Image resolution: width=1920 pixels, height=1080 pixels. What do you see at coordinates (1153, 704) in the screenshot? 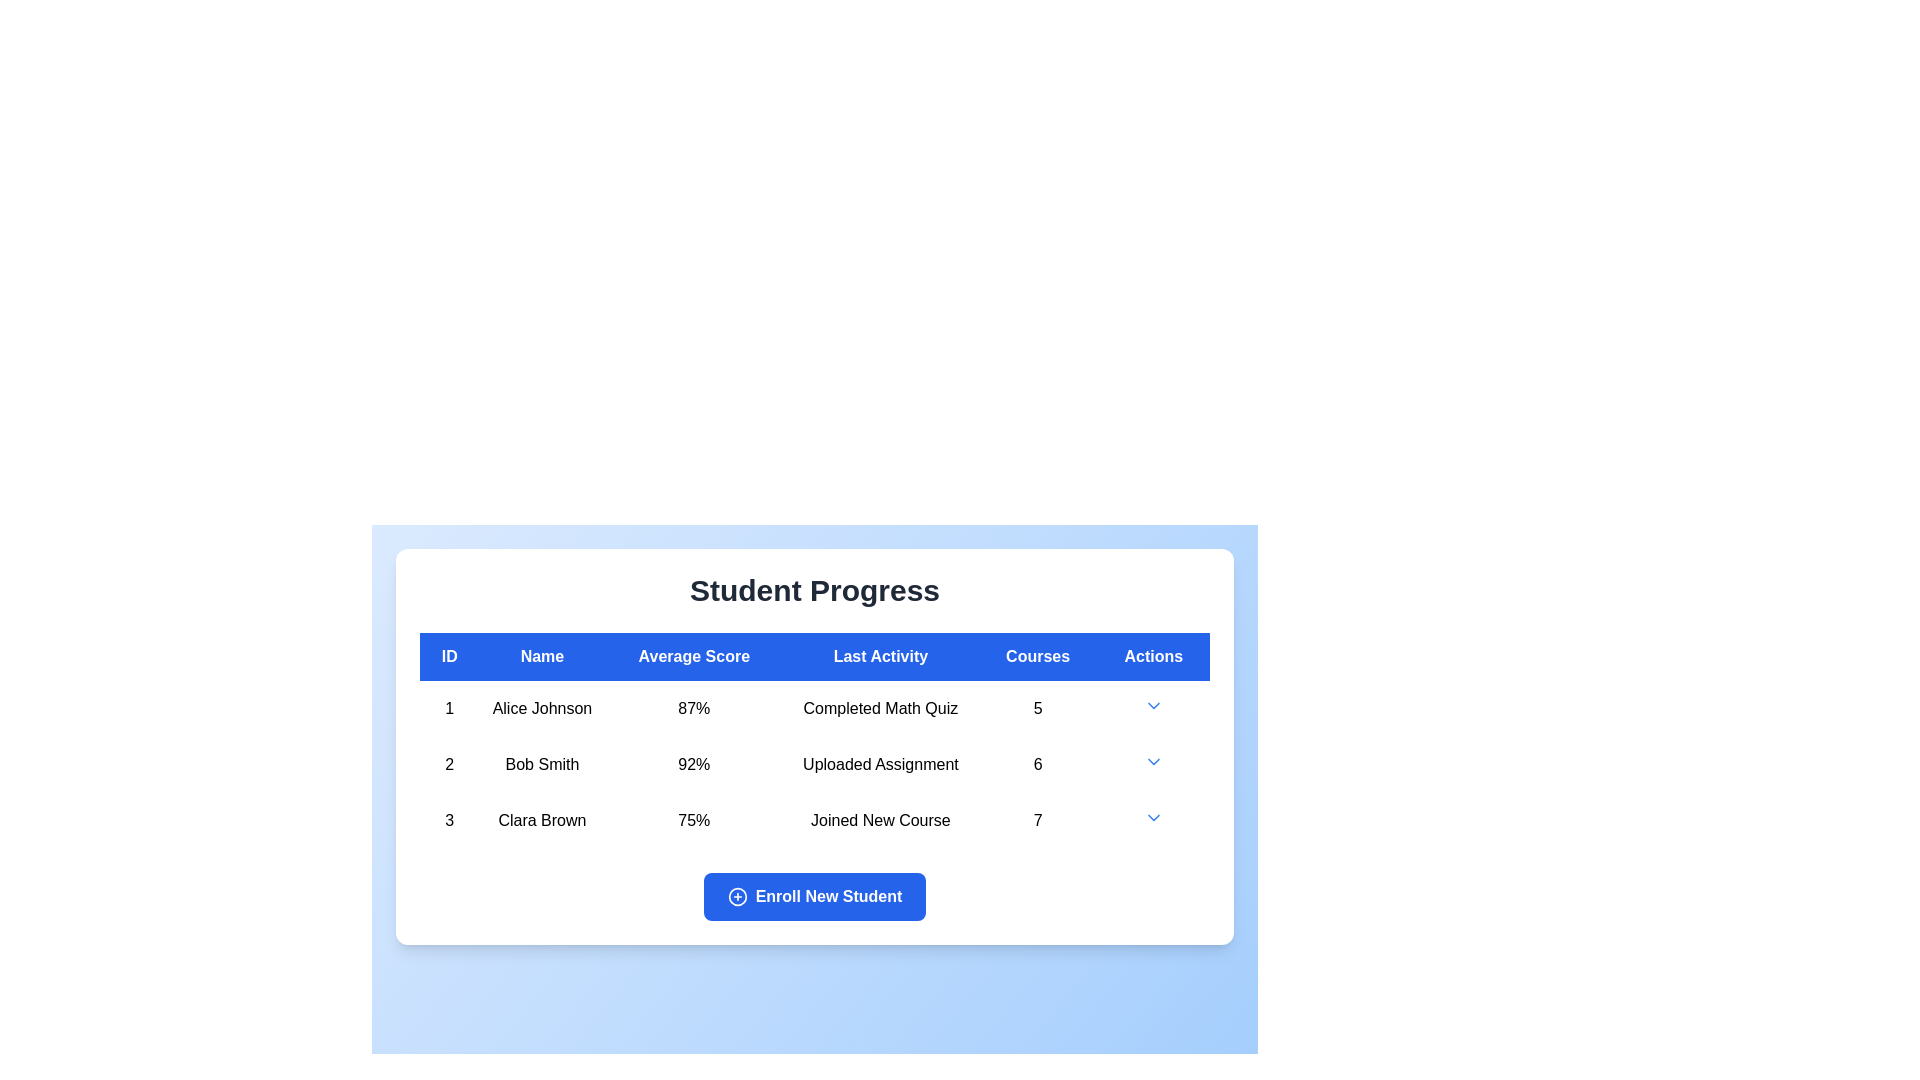
I see `the dropdown toggle icon located at the rightmost end of the first row in the 'Actions' column of the 'Student Progress' table to change its color` at bounding box center [1153, 704].